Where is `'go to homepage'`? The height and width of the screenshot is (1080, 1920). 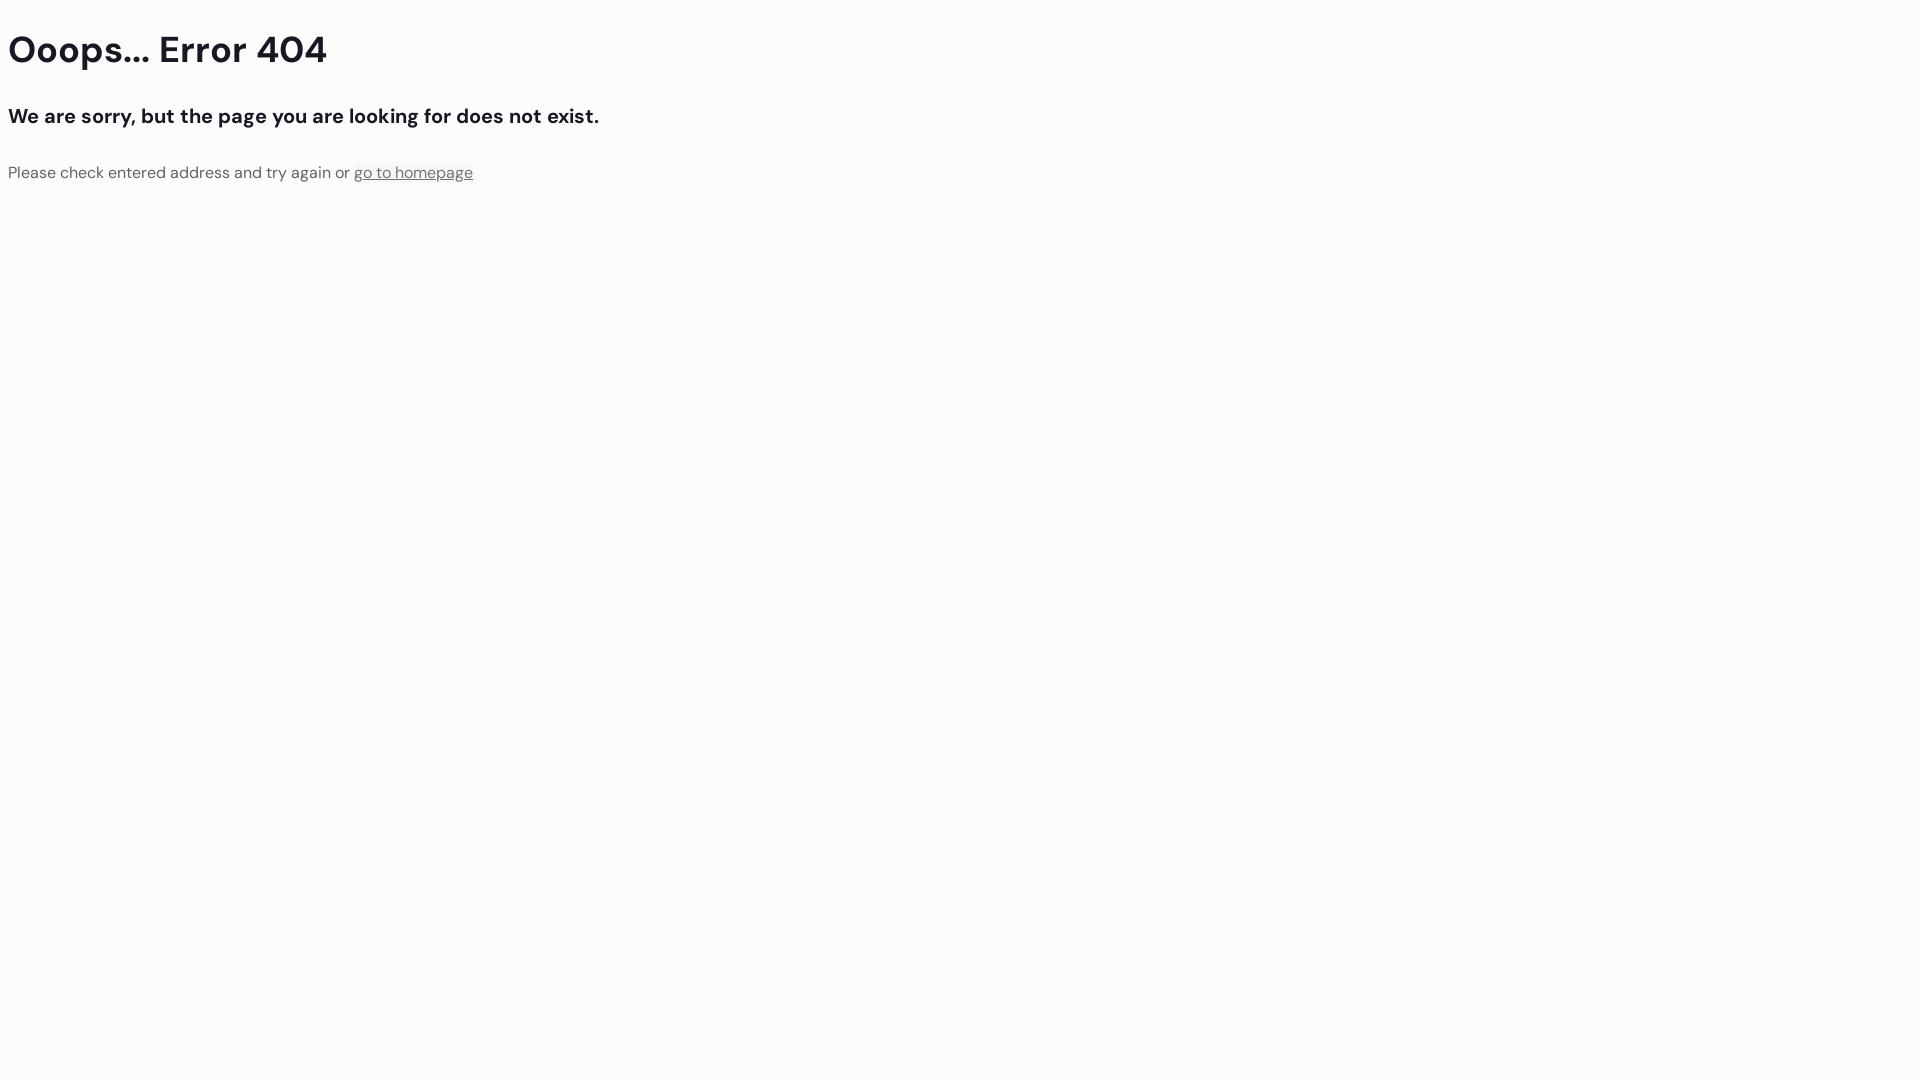
'go to homepage' is located at coordinates (412, 171).